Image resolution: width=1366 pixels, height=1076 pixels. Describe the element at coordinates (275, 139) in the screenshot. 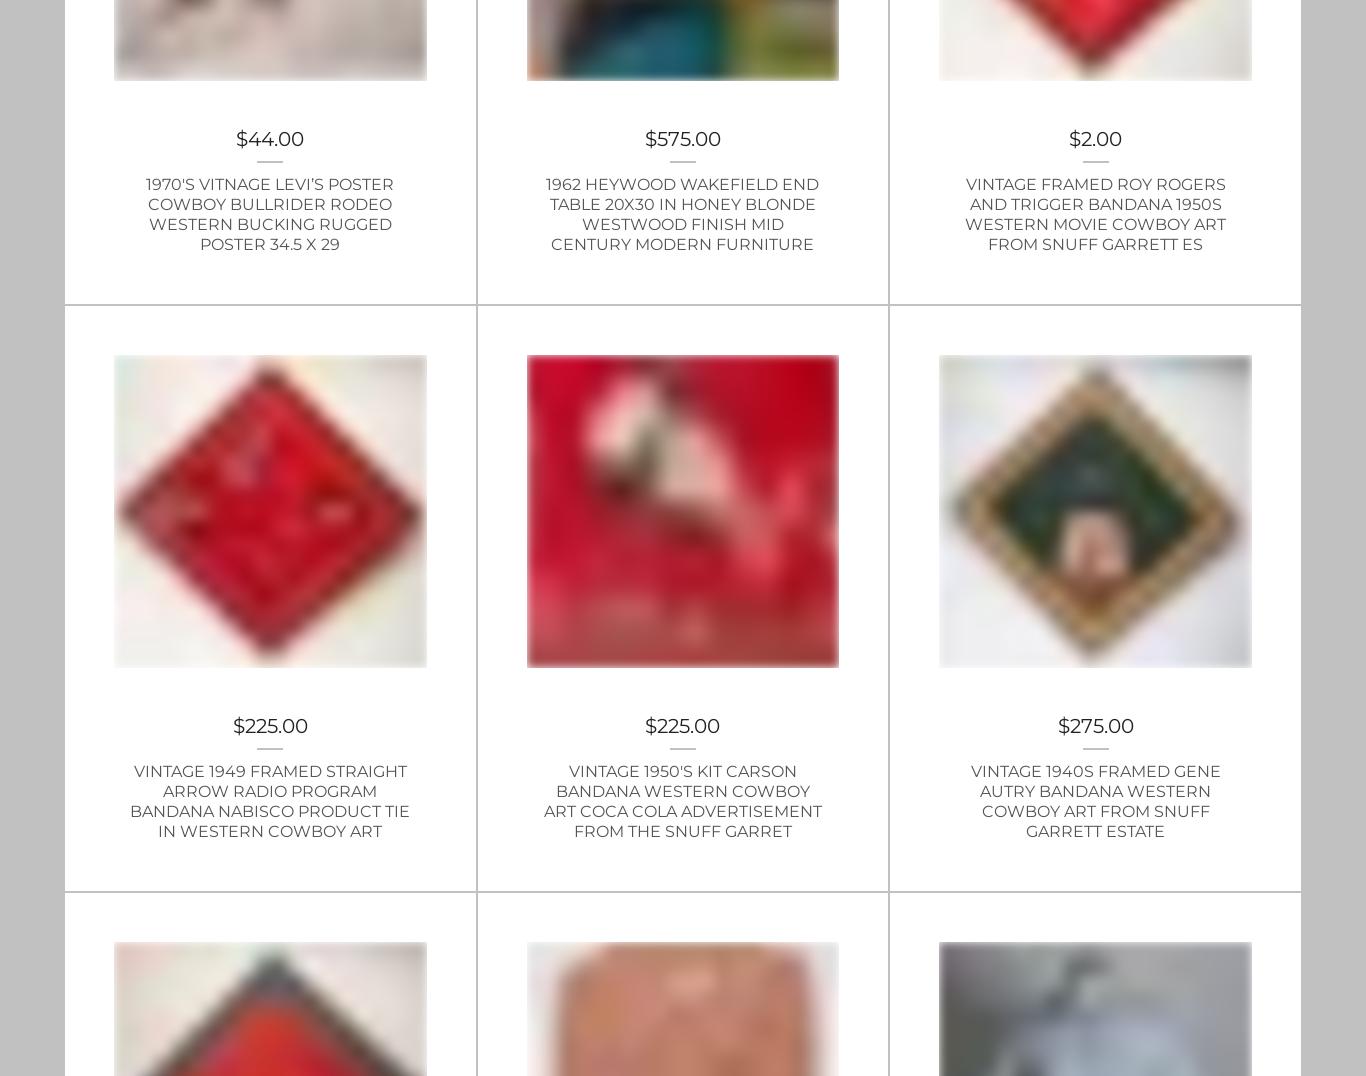

I see `'44.00'` at that location.